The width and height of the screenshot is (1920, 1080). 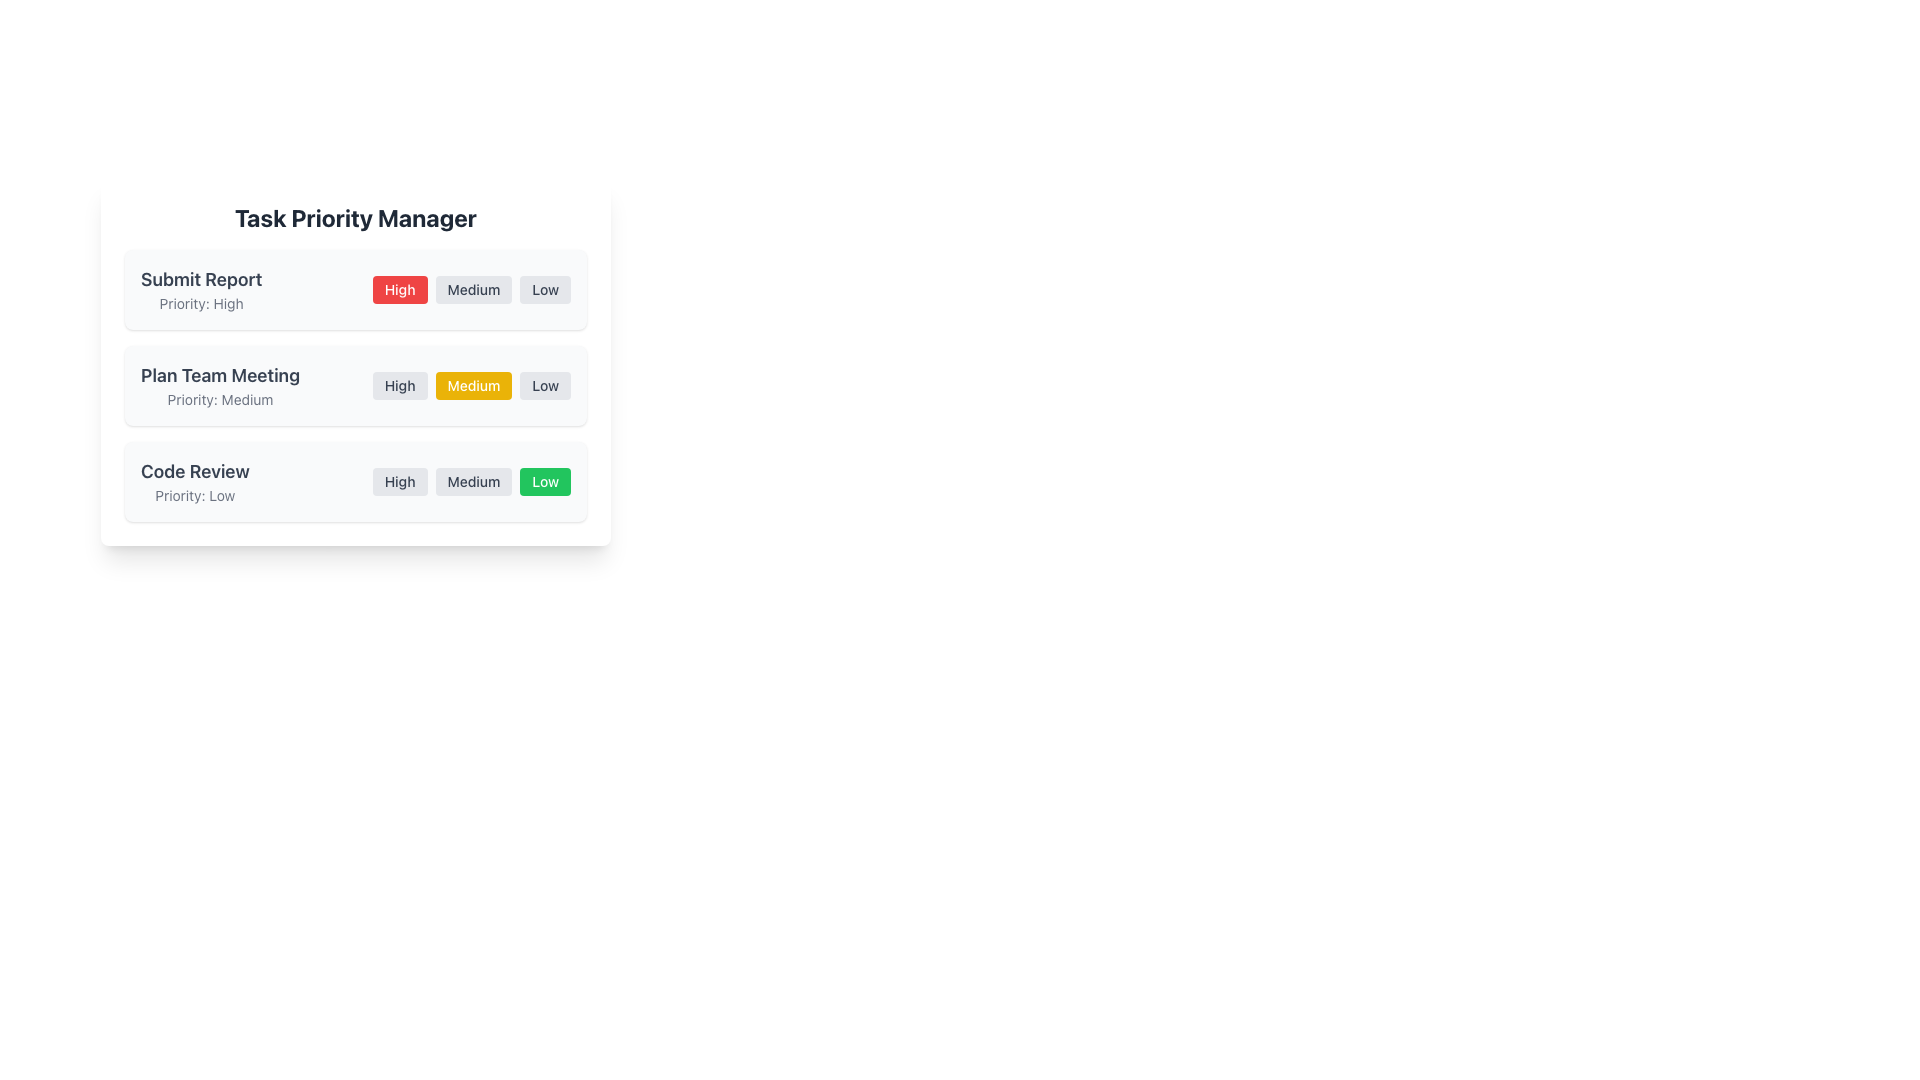 I want to click on the 'High' priority button, which is a rectangular button with a red background and white text, prominently labeled and part of a group of three priority buttons, so click(x=399, y=289).